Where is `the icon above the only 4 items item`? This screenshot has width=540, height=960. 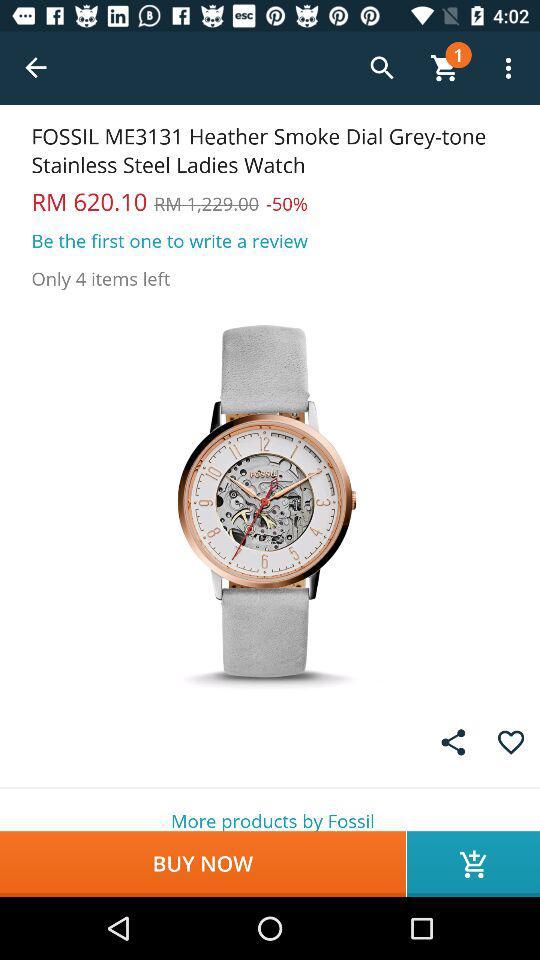
the icon above the only 4 items item is located at coordinates (168, 240).